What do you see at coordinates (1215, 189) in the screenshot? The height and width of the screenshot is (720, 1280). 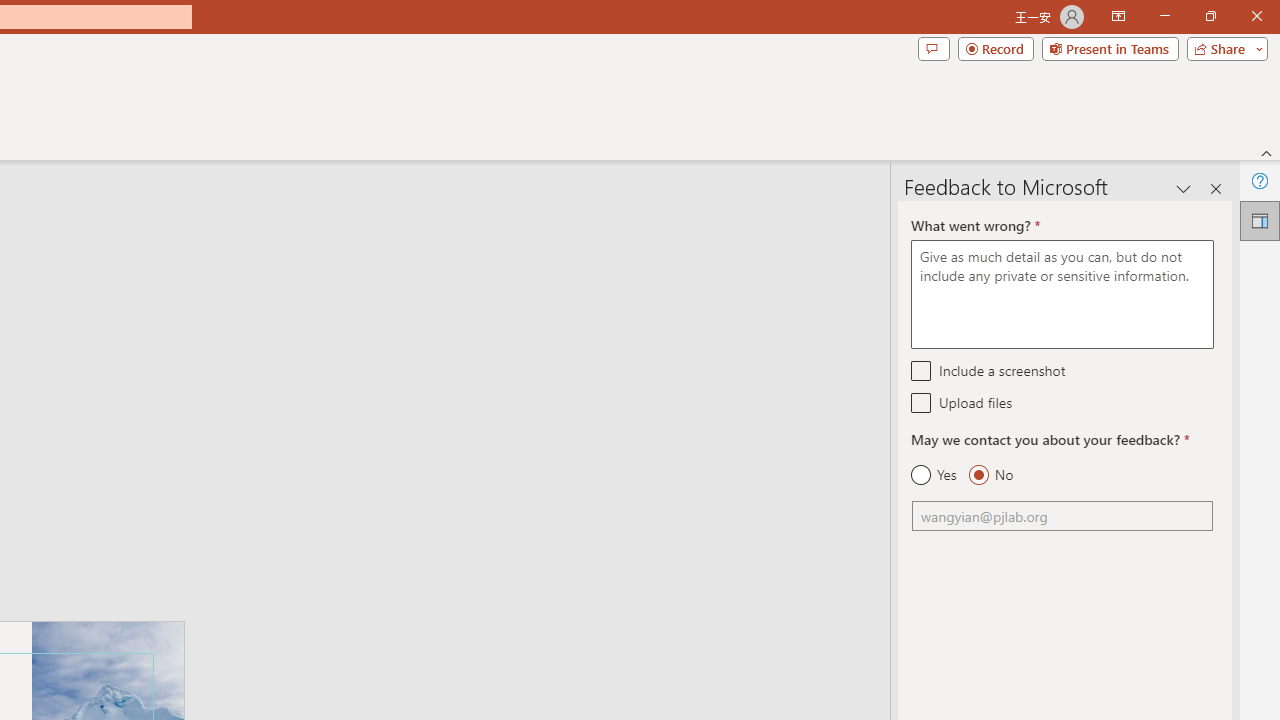 I see `'Close pane'` at bounding box center [1215, 189].